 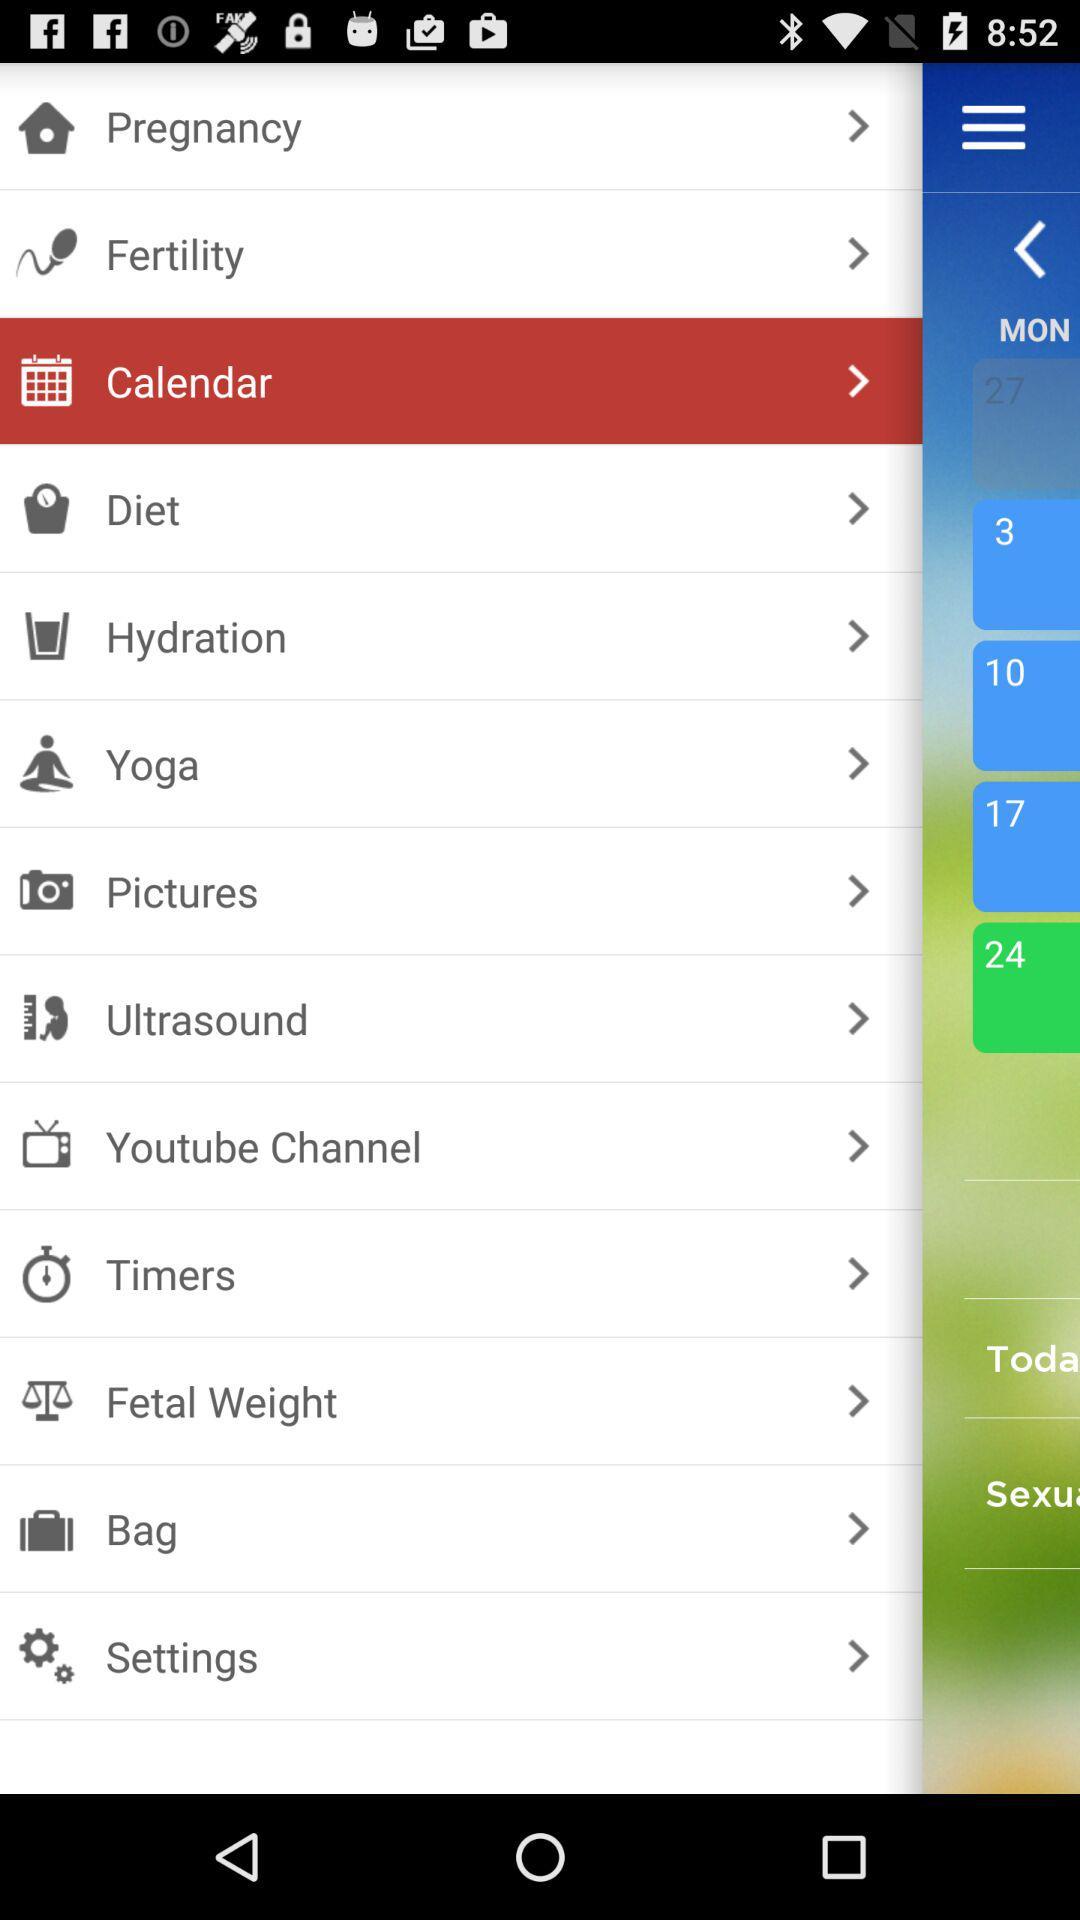 I want to click on the icon below bag checkbox, so click(x=457, y=1656).